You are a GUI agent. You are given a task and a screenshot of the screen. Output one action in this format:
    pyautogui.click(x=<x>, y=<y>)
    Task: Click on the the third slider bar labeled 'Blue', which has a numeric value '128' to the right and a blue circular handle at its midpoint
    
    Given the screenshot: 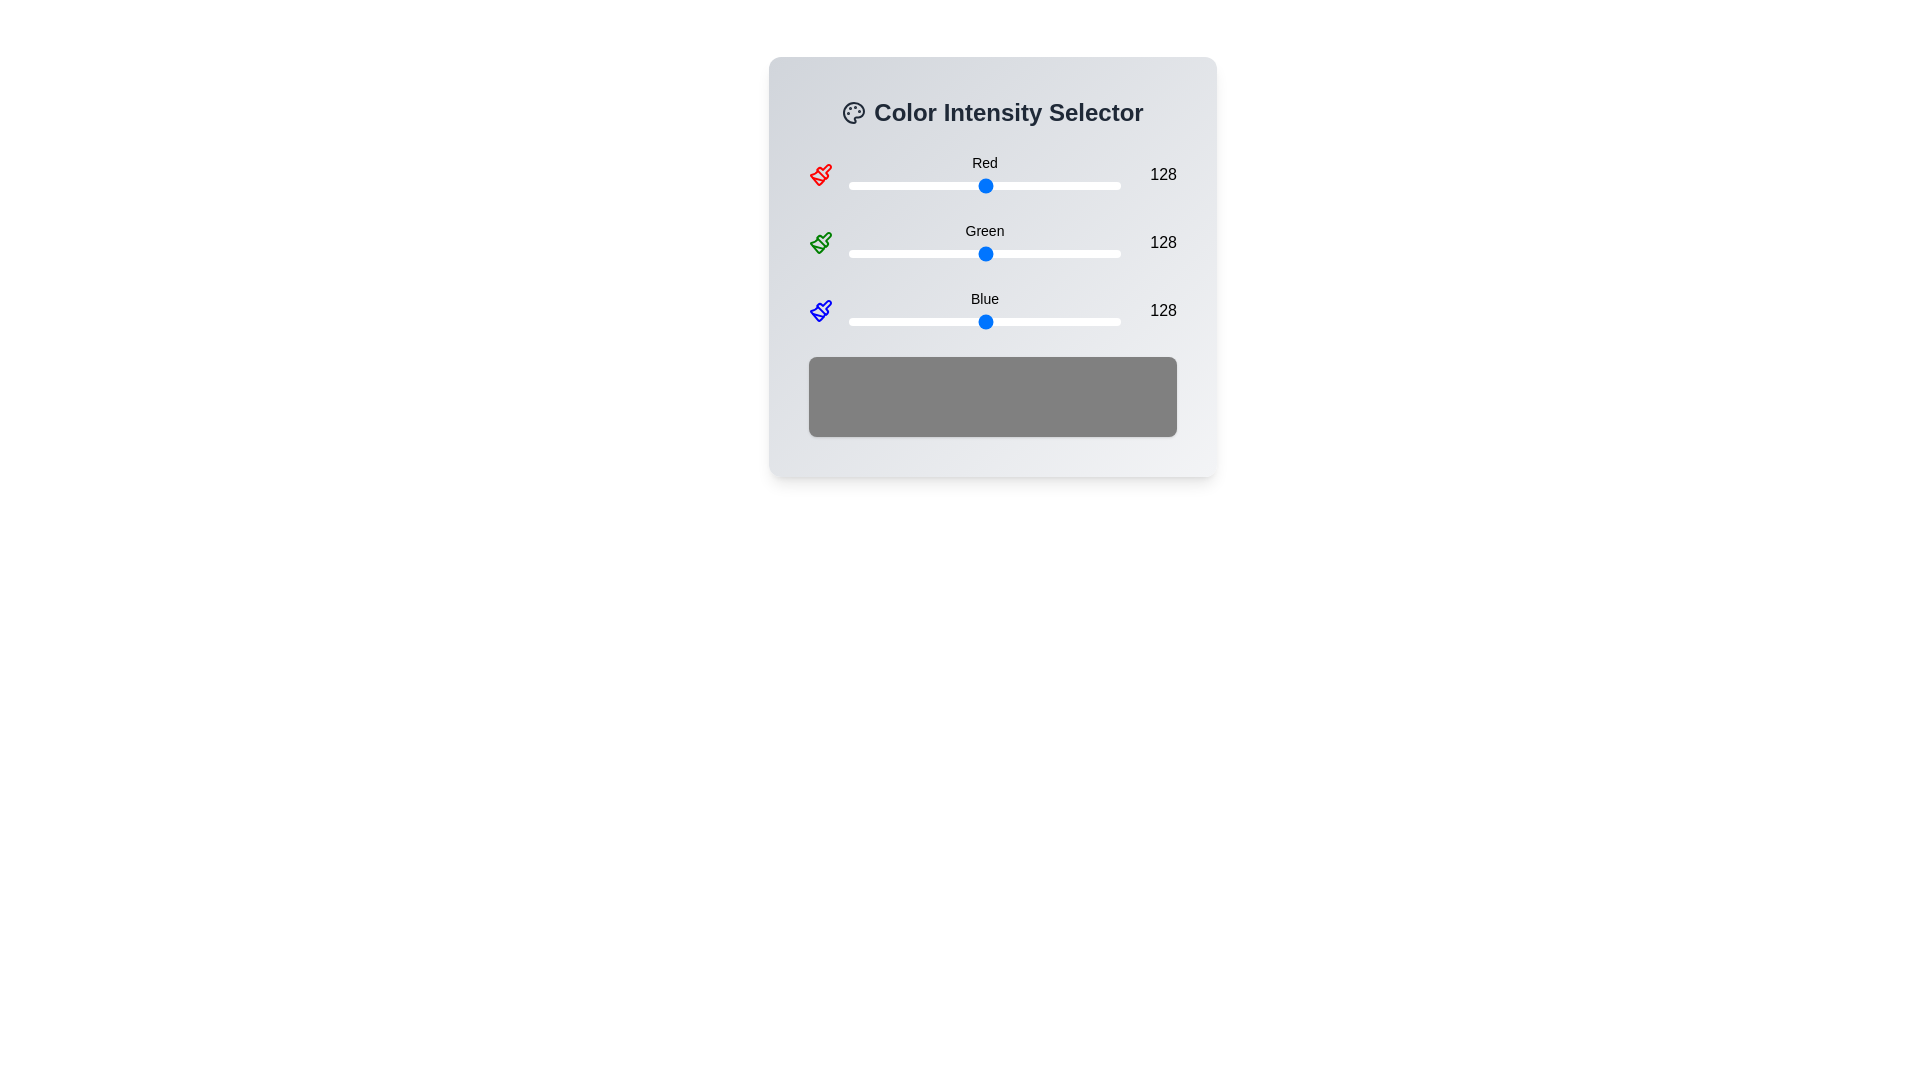 What is the action you would take?
    pyautogui.click(x=993, y=311)
    